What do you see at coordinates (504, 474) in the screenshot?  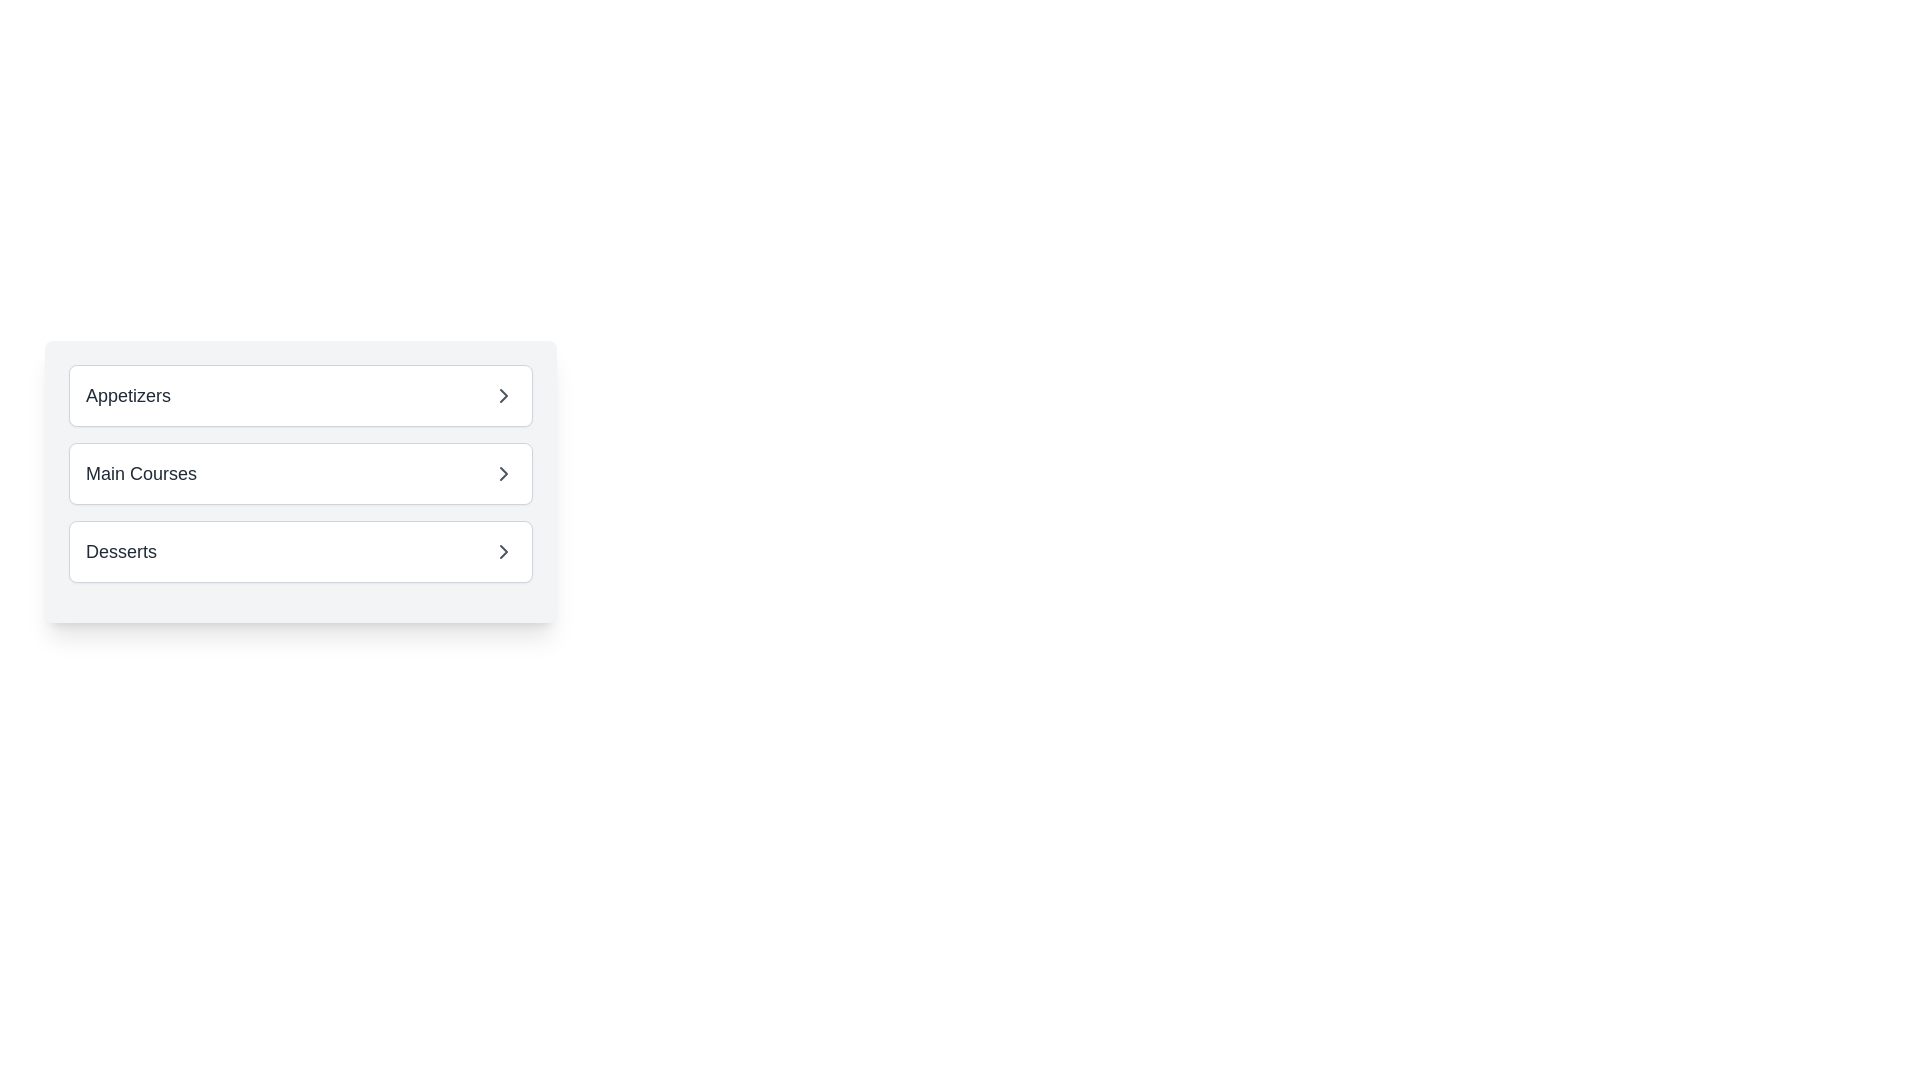 I see `the Chevron icon located to the right of the 'Main Courses' list item` at bounding box center [504, 474].